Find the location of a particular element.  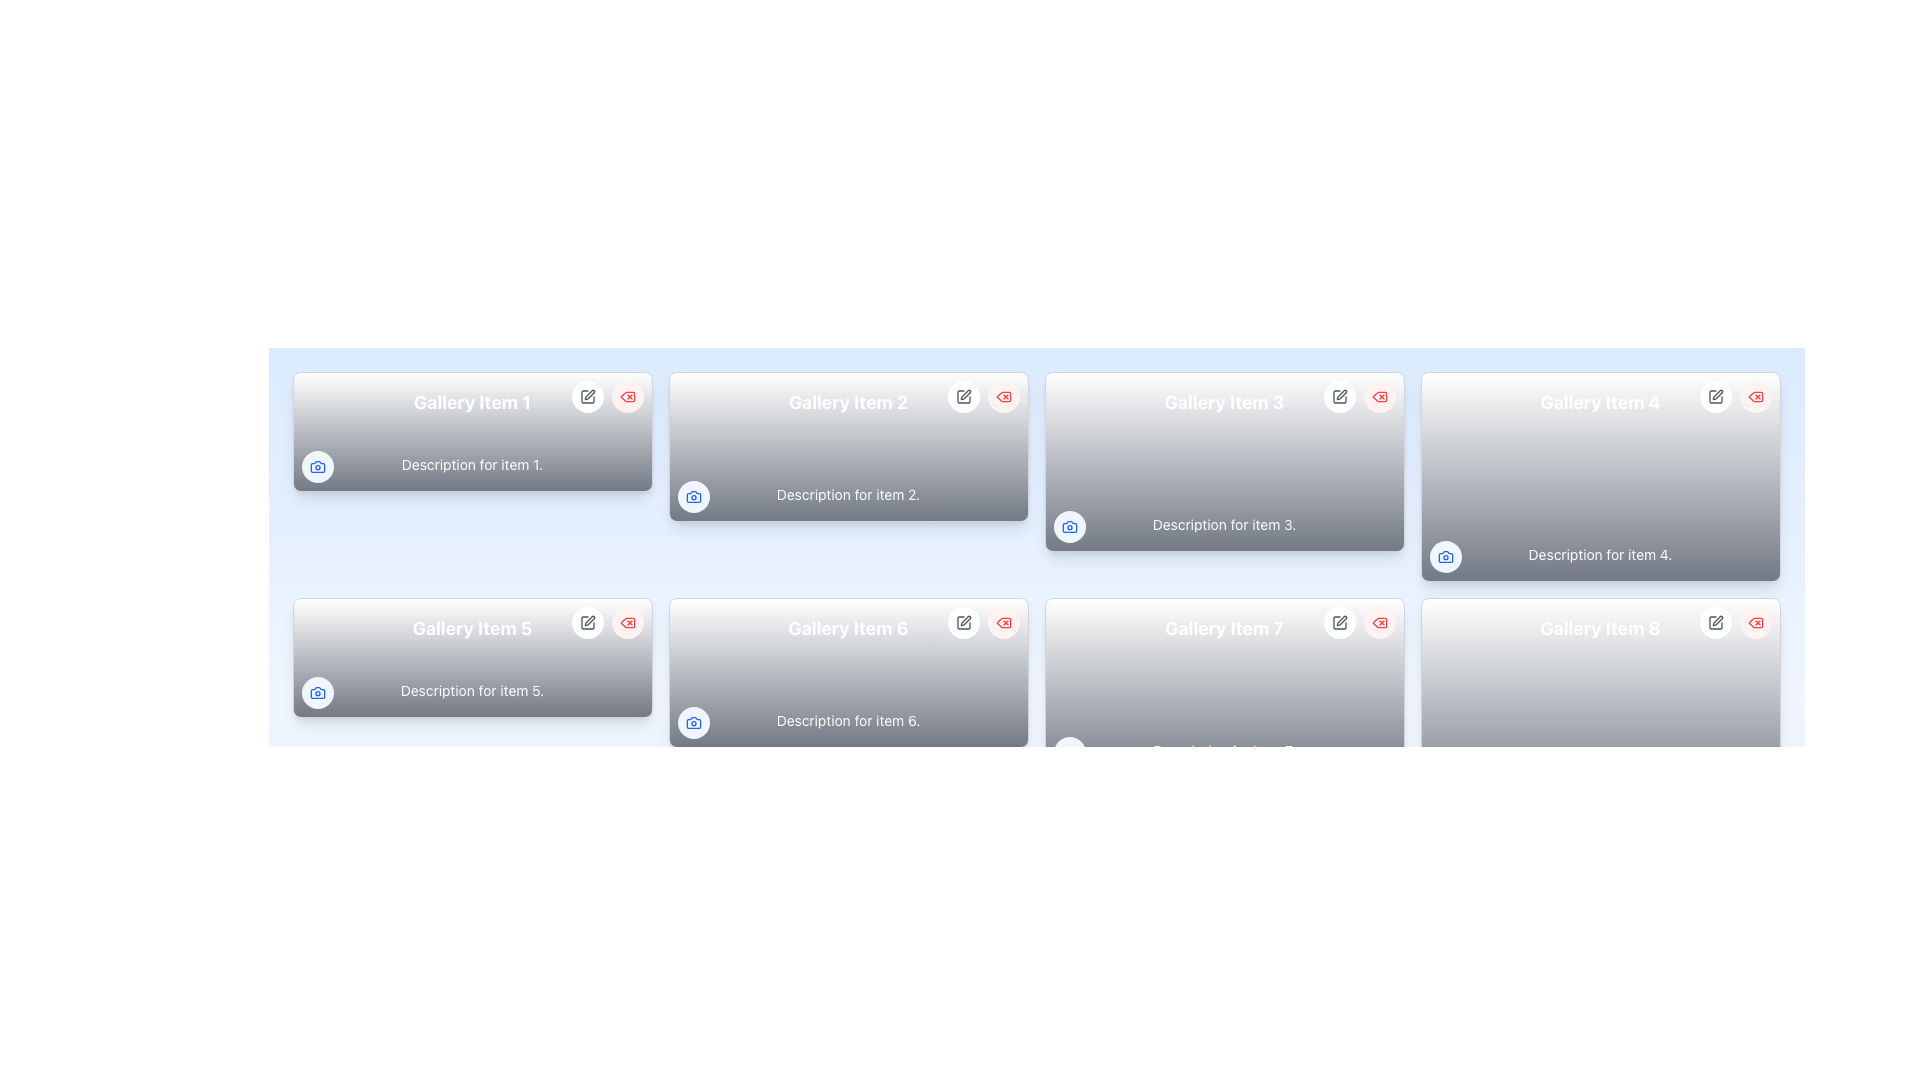

the delete button located at the top-right corner of the 'Gallery Item 5' card is located at coordinates (626, 622).